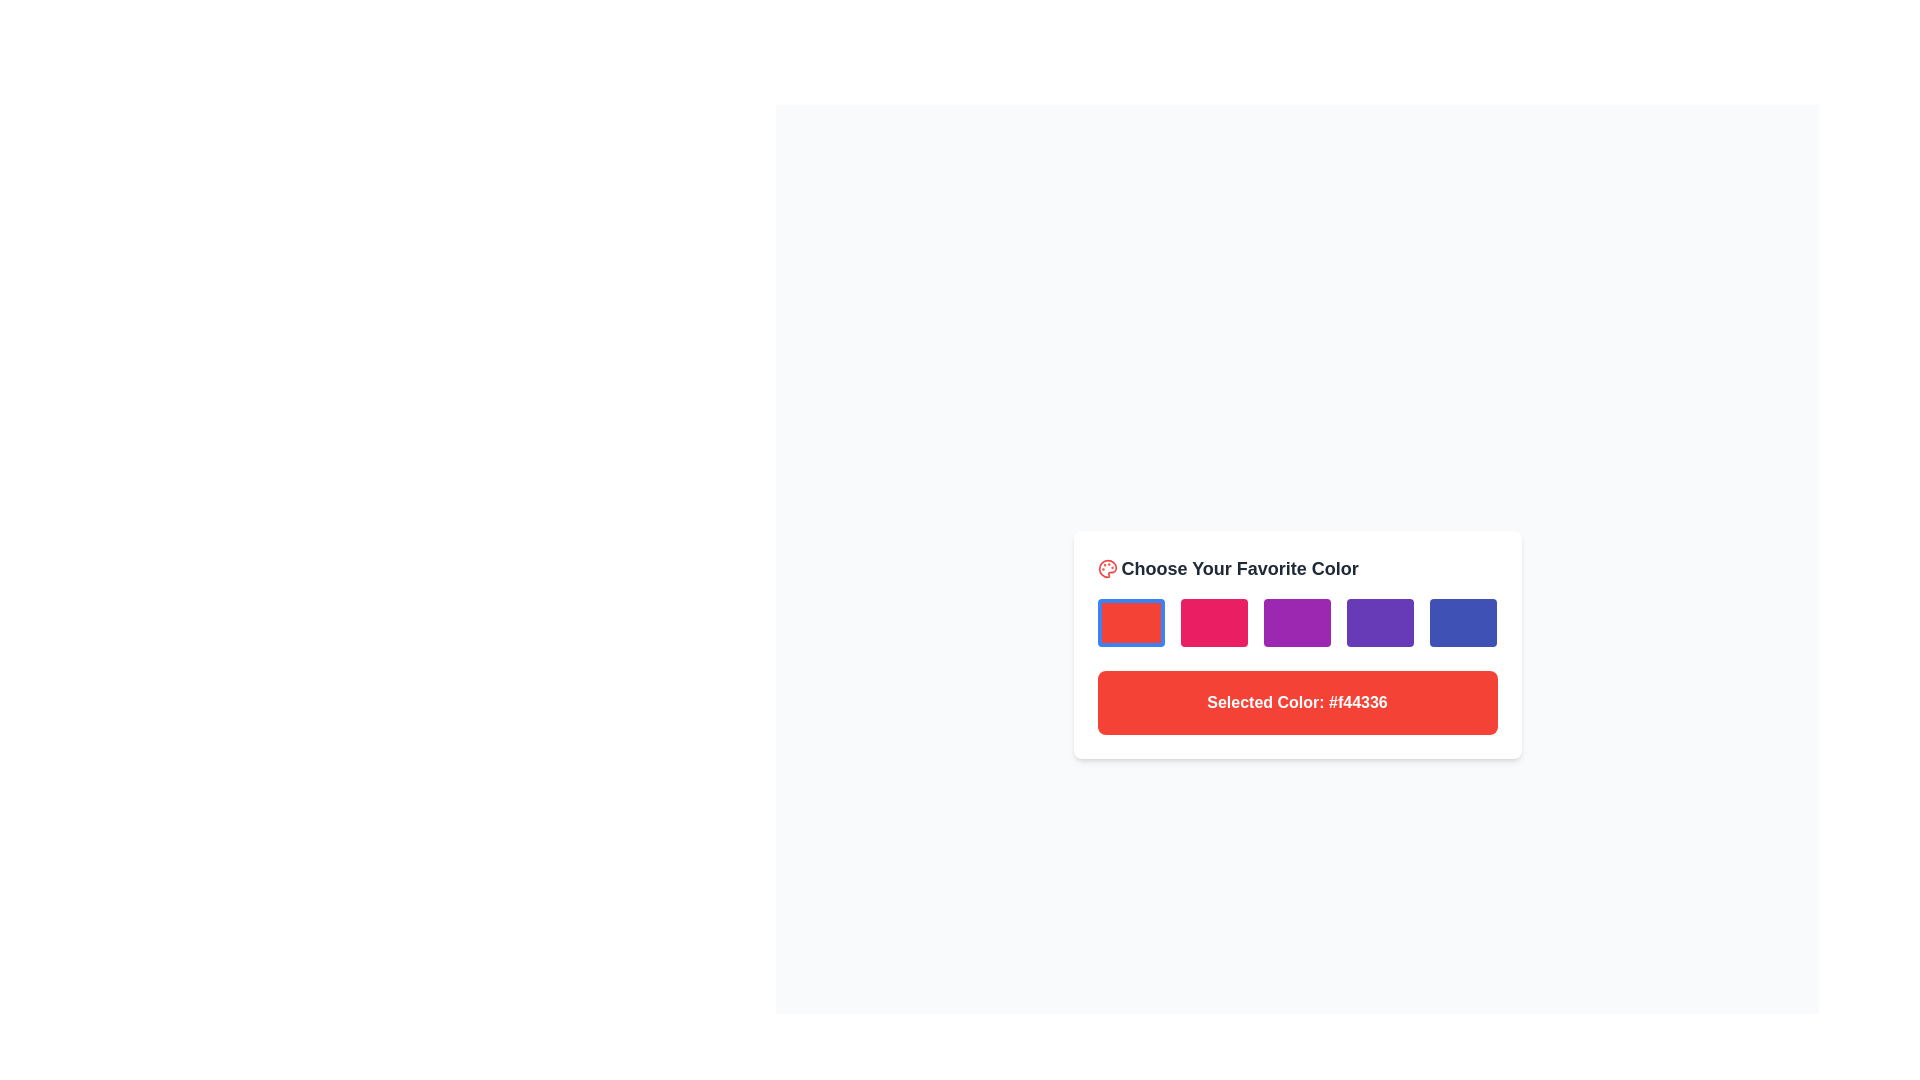  I want to click on the red palette icon located to the left of the title 'Choose Your Favorite Color', which features multiple small circular elements and an intricate hollow design, so click(1106, 569).